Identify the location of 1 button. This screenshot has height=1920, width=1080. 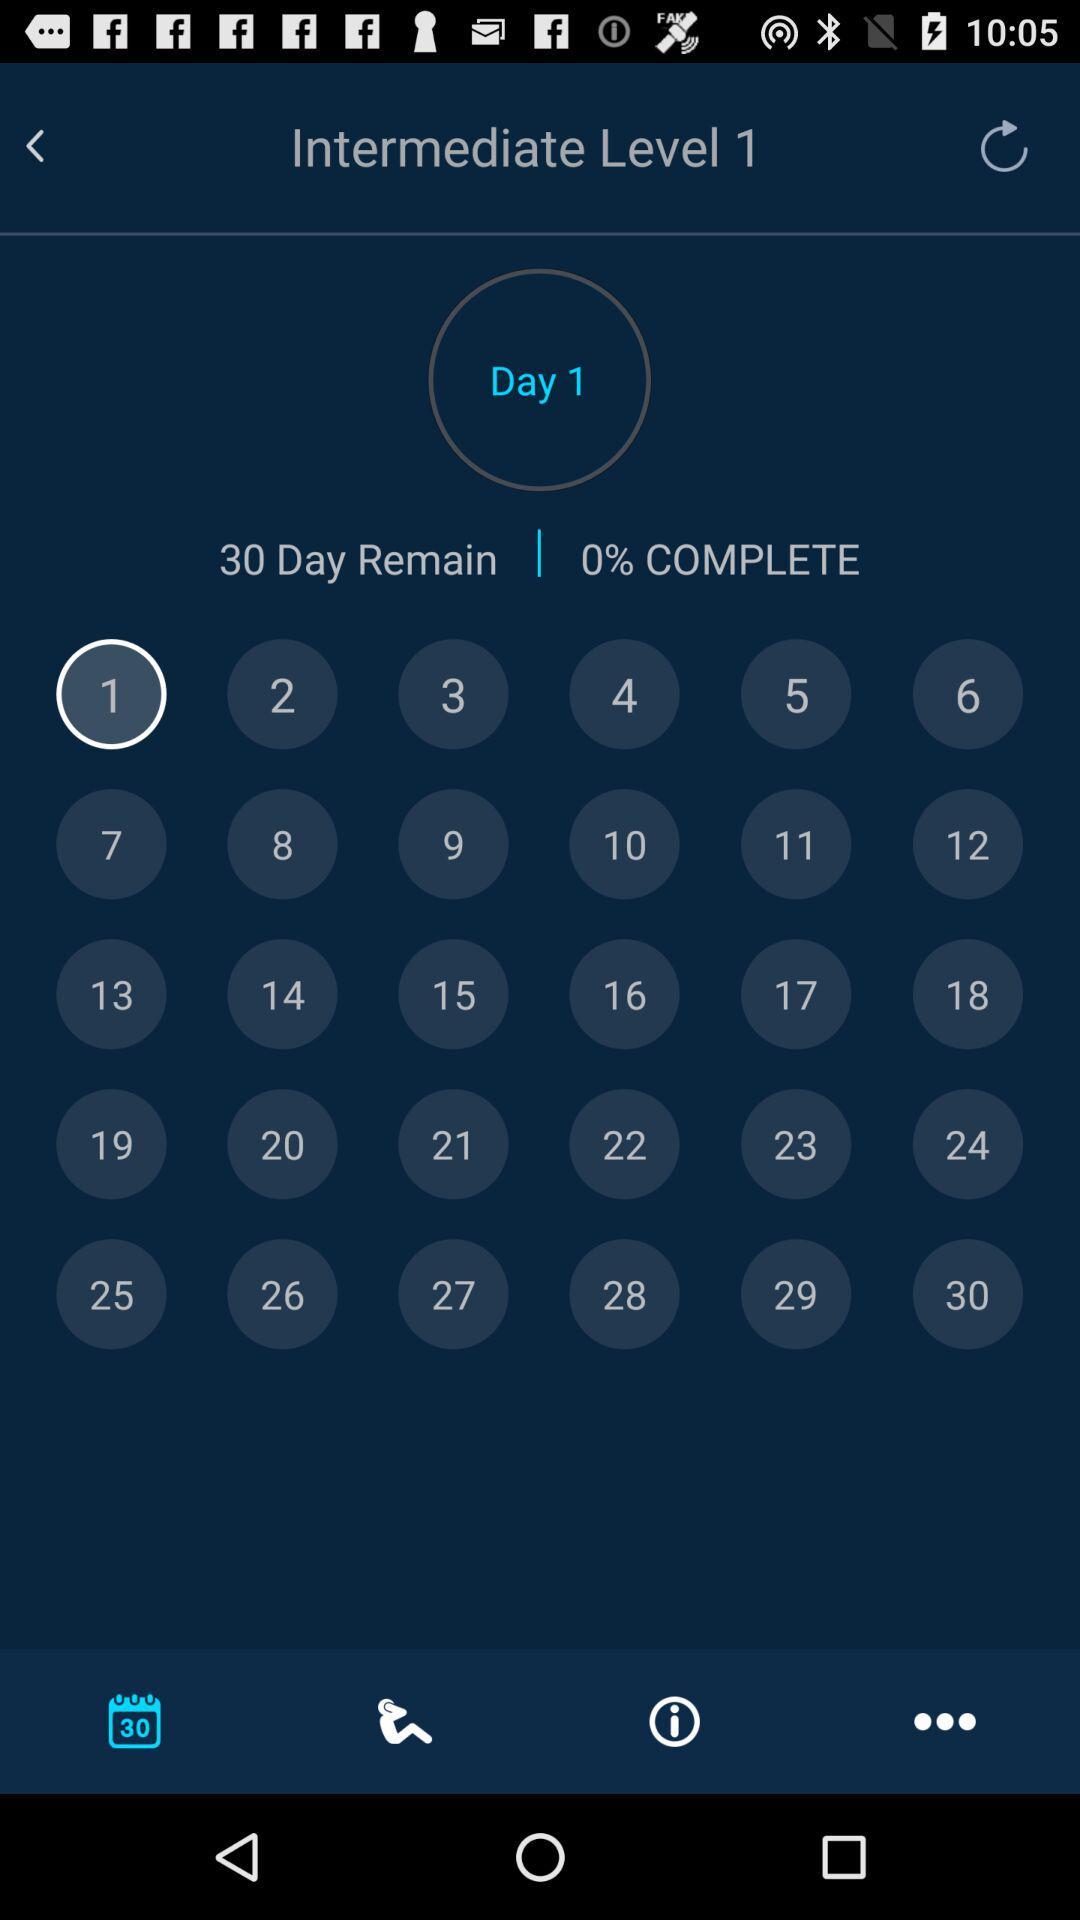
(111, 694).